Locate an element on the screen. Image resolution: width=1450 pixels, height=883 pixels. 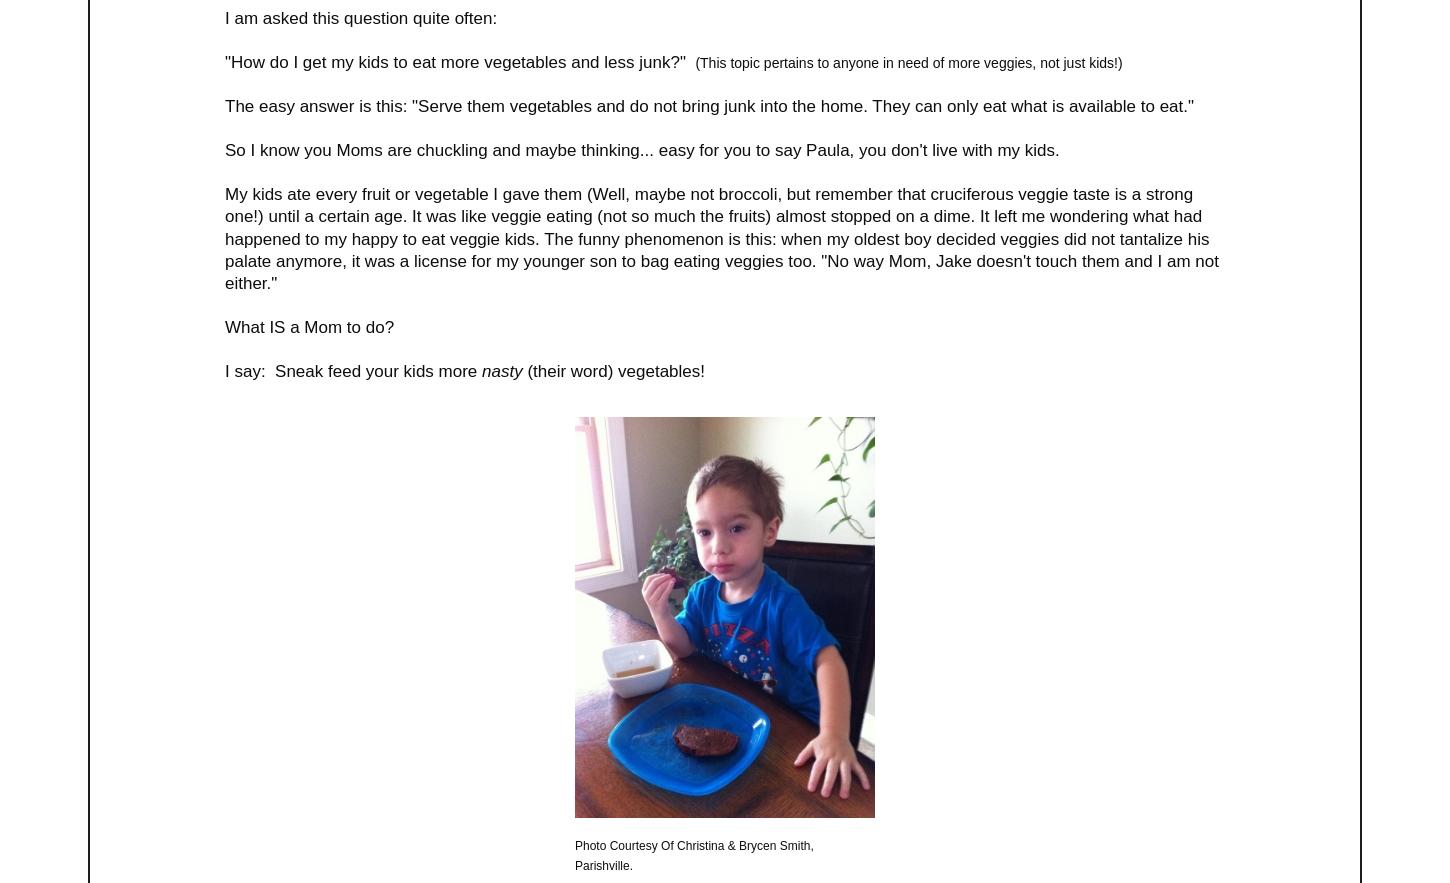
'(their word) vegetables!' is located at coordinates (612, 371).